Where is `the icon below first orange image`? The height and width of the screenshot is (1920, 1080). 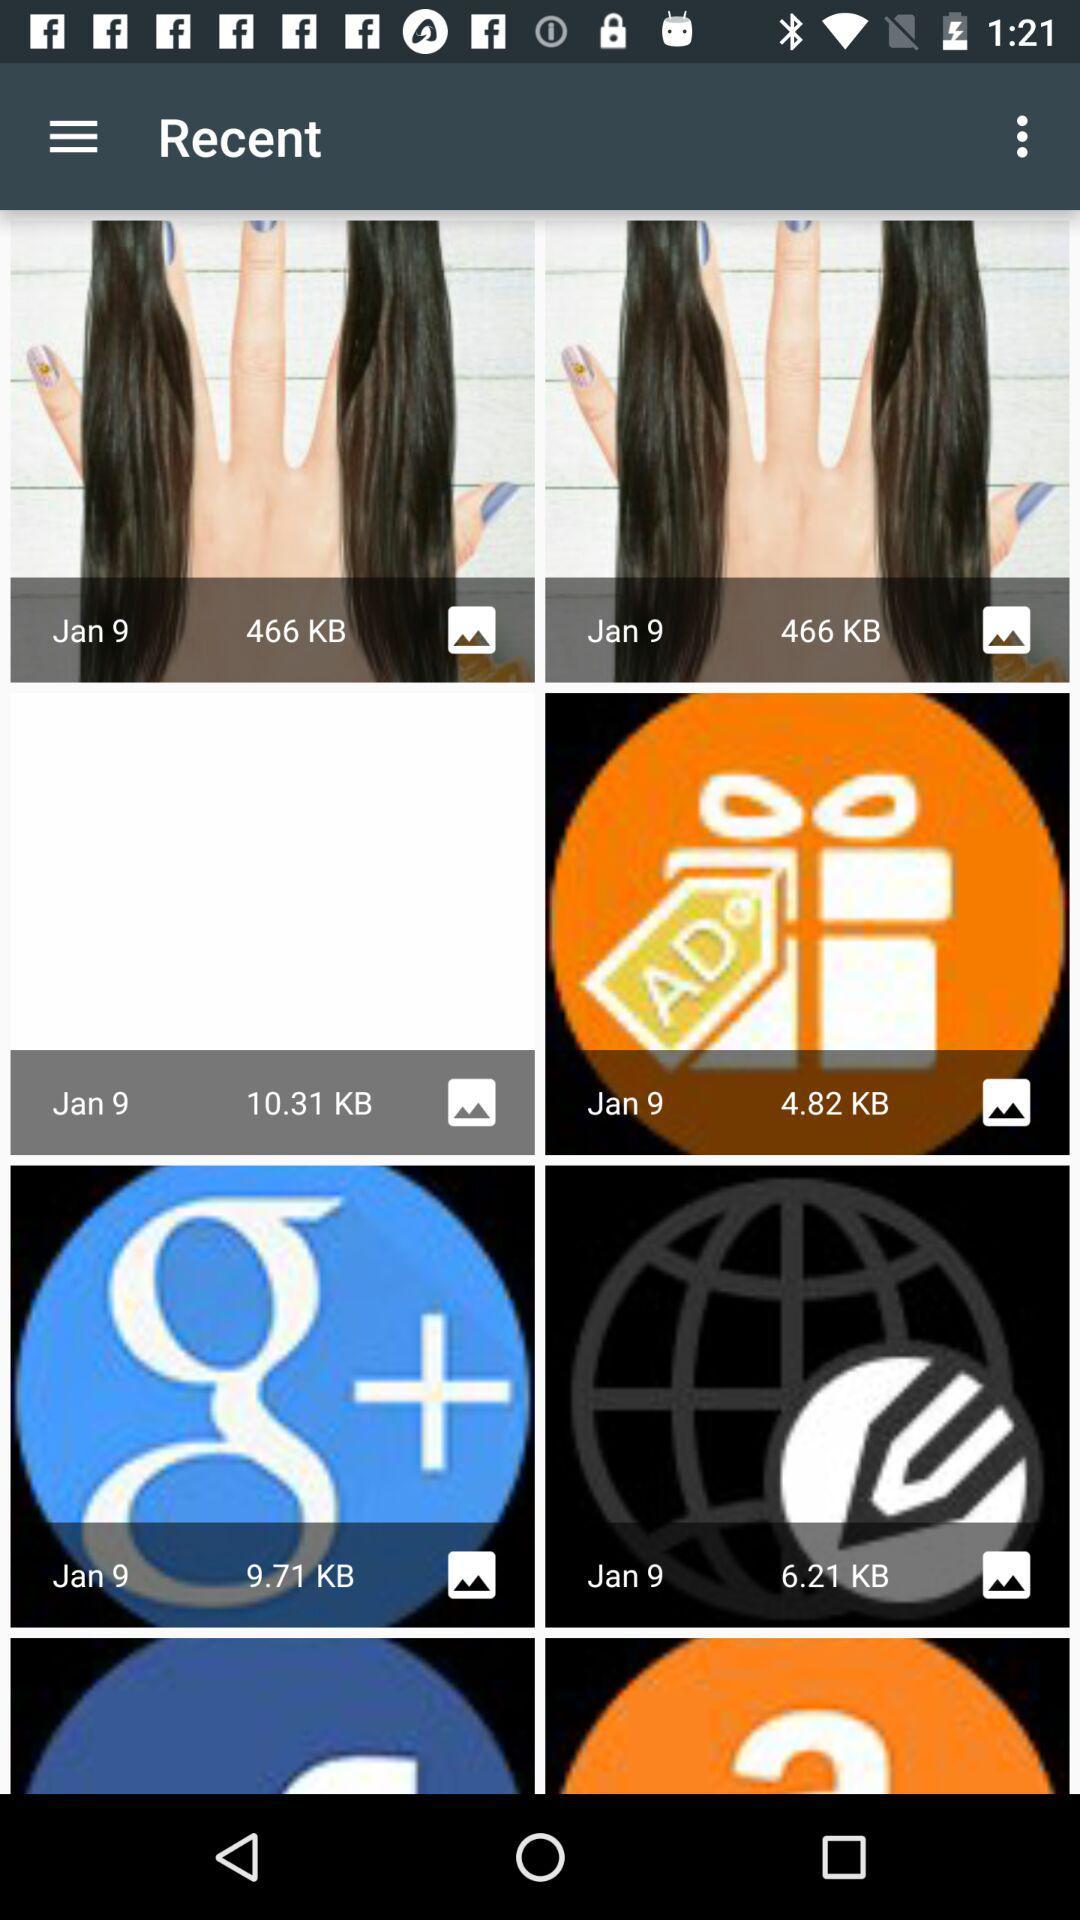
the icon below first orange image is located at coordinates (1006, 1101).